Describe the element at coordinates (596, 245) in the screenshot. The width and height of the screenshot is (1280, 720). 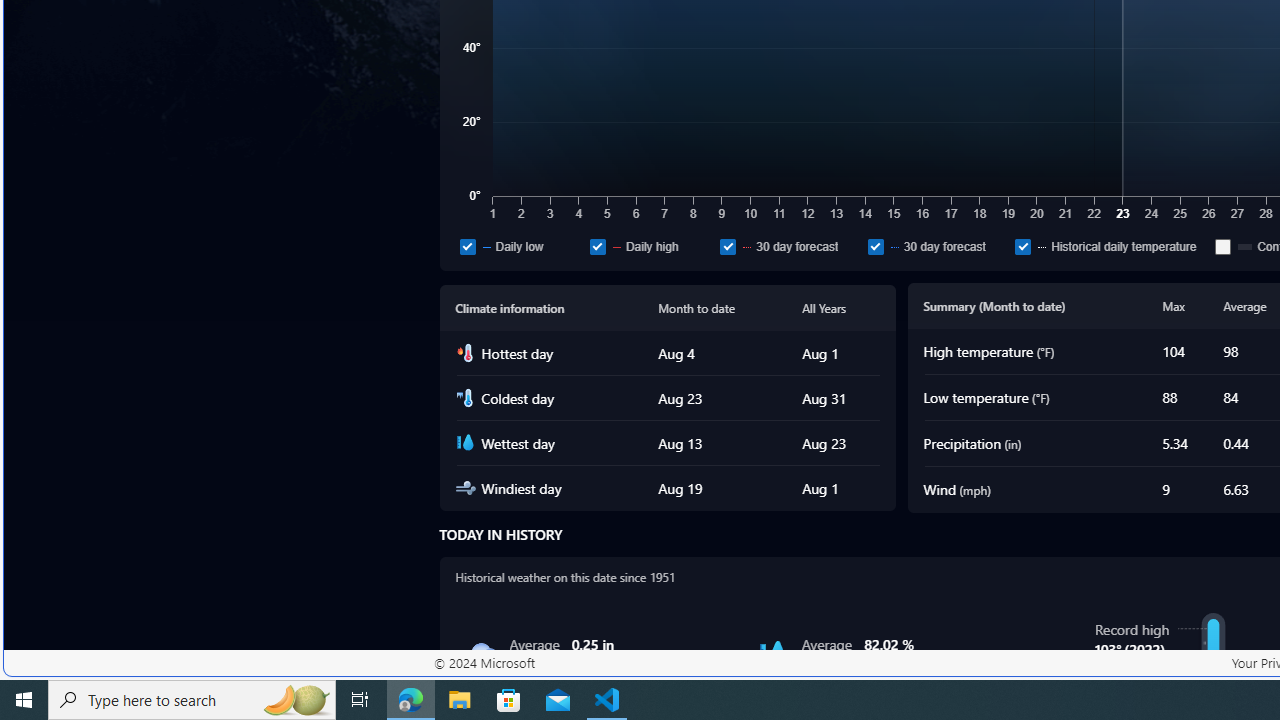
I see `'Daily high'` at that location.